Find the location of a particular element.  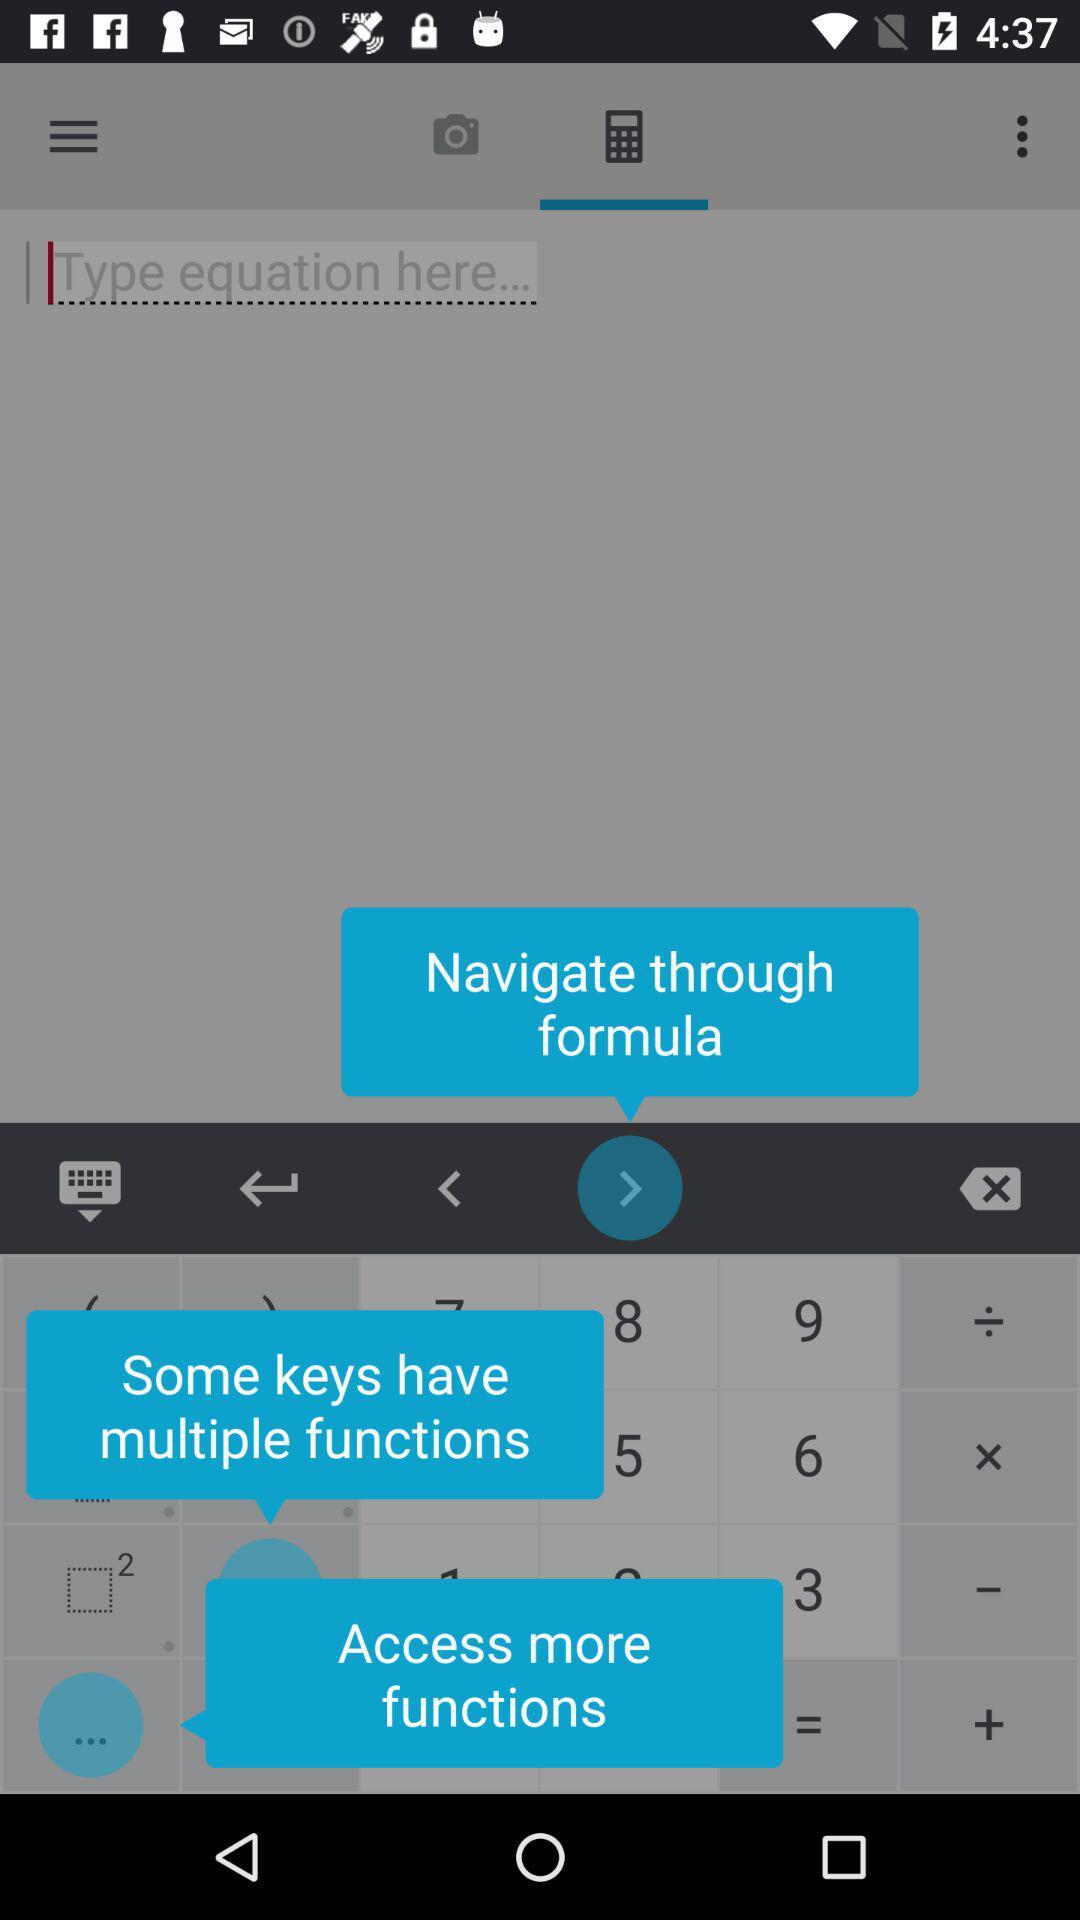

keyboard is located at coordinates (88, 1188).